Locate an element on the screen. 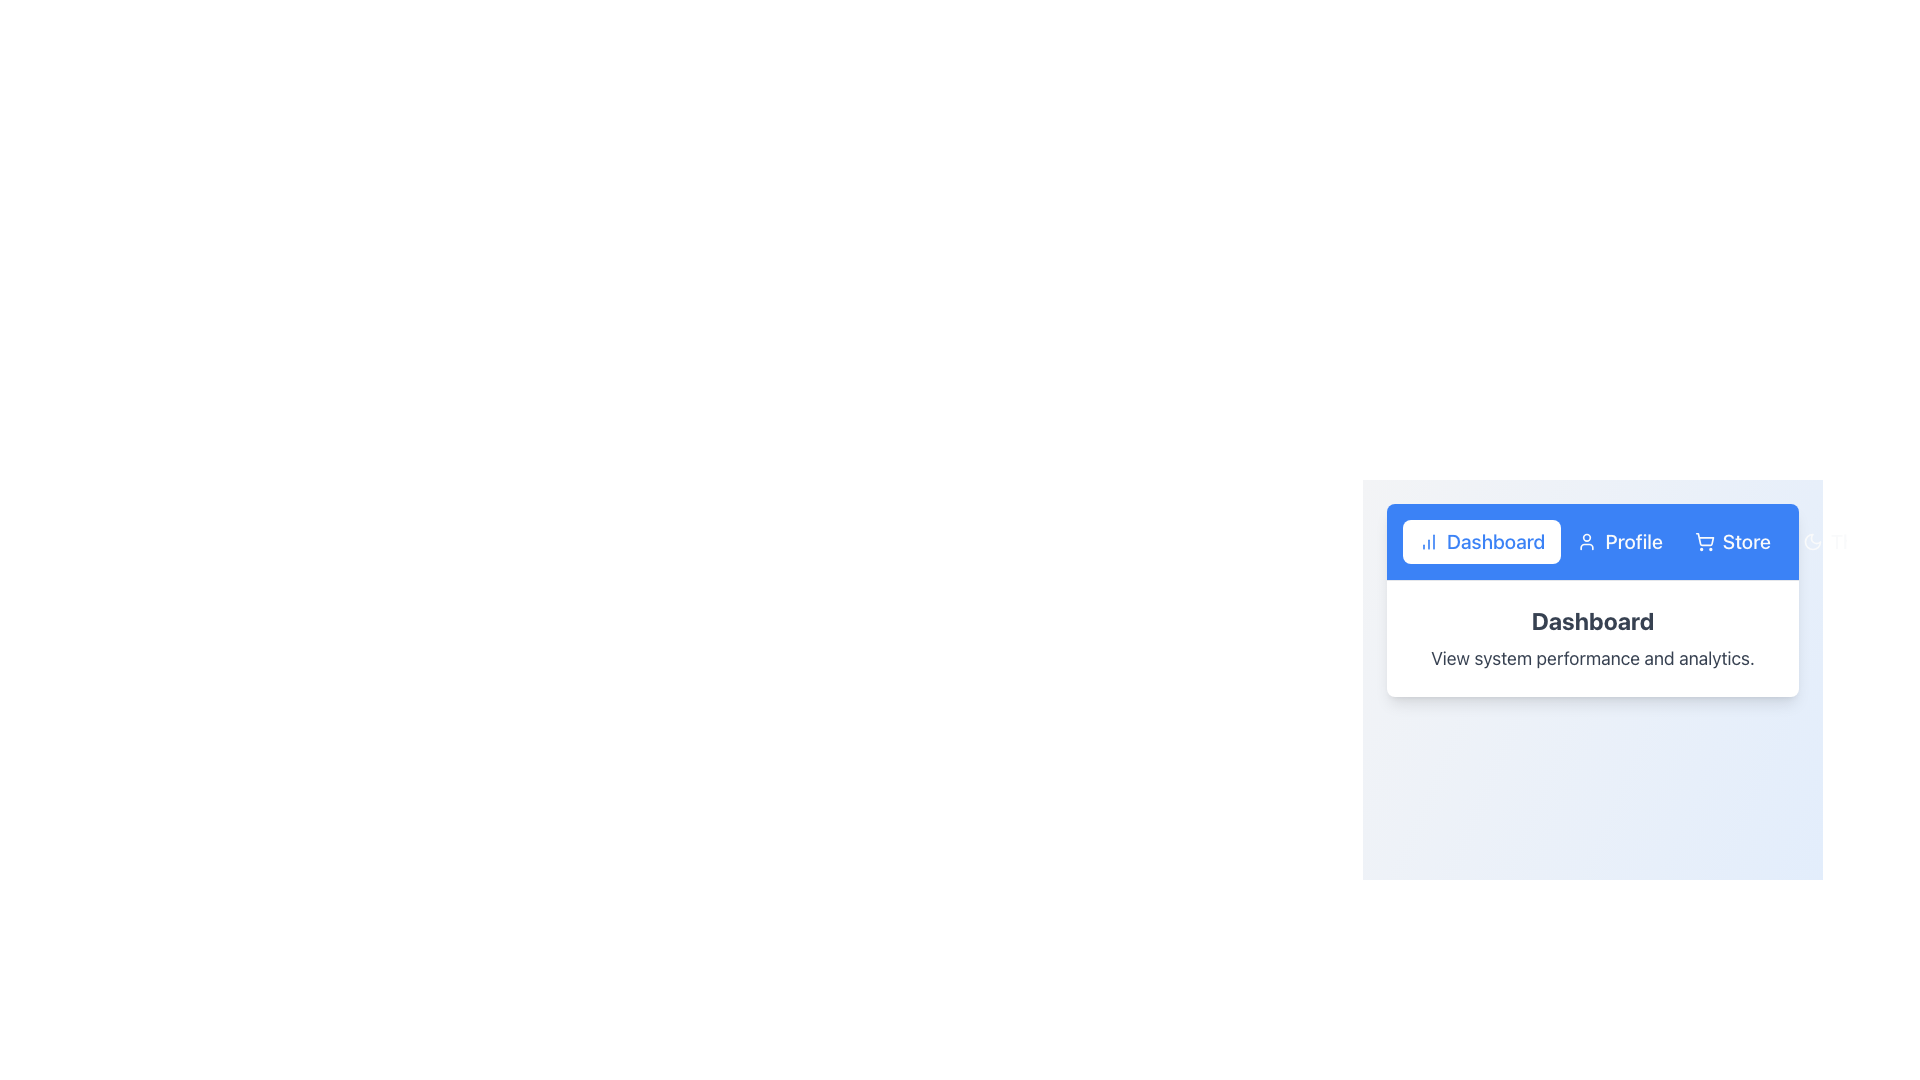  the 'Profile' button icon located in the navigation bar, which is associated with user-related features is located at coordinates (1586, 542).